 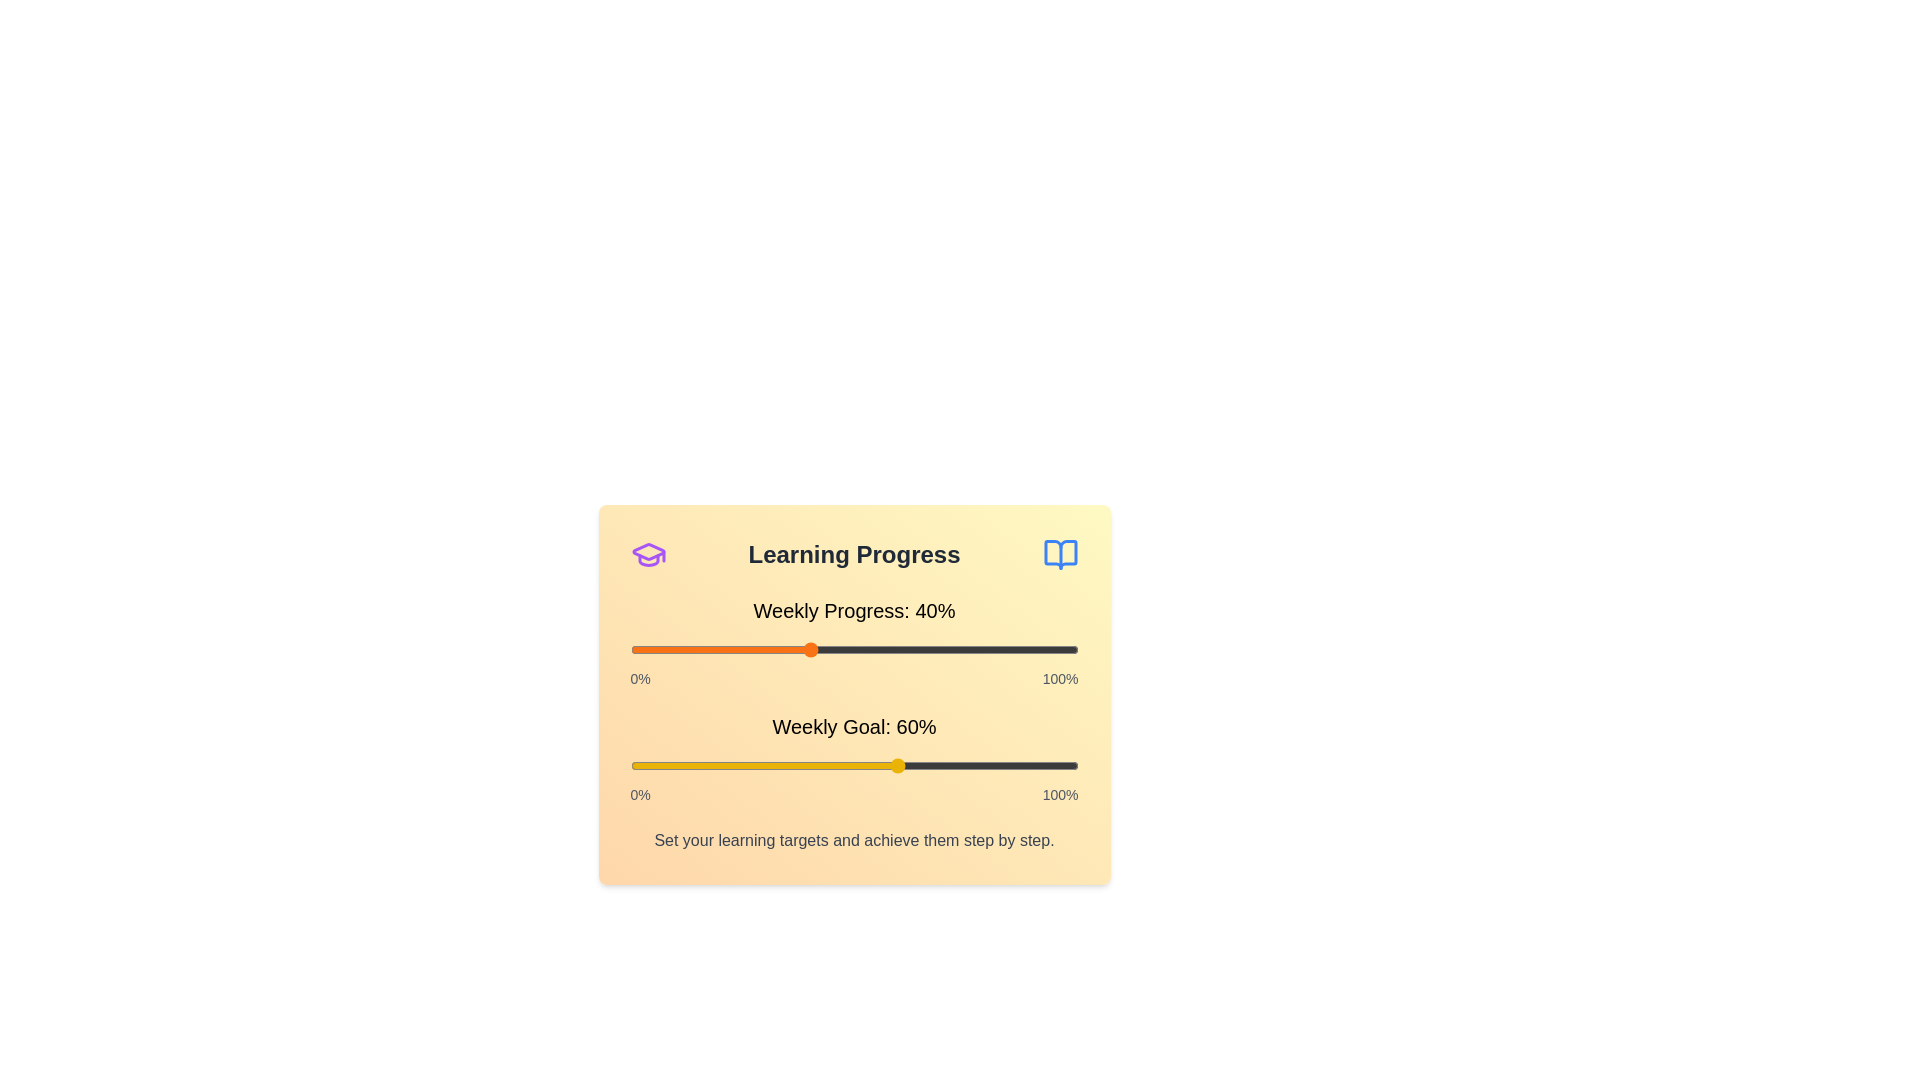 What do you see at coordinates (993, 765) in the screenshot?
I see `the 'Weekly Goal' slider to 81%` at bounding box center [993, 765].